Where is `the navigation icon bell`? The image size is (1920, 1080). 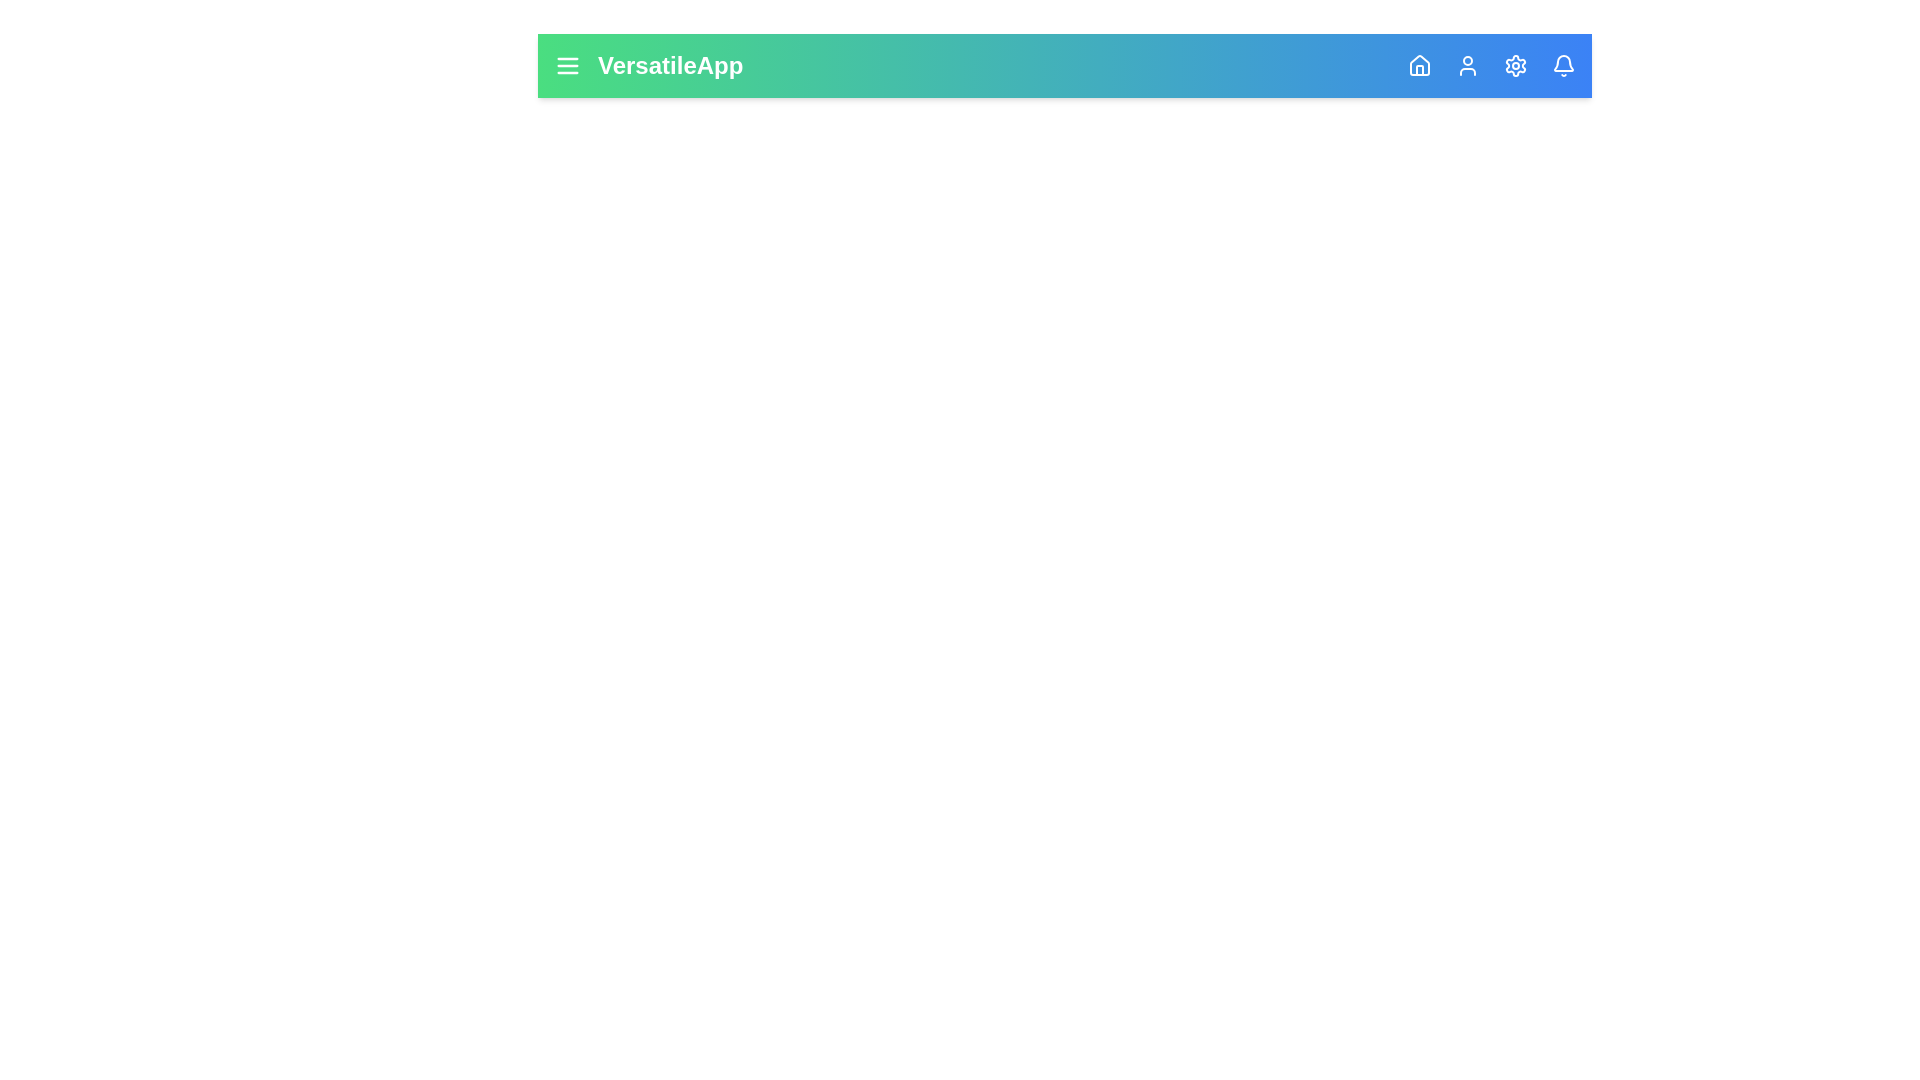 the navigation icon bell is located at coordinates (1563, 64).